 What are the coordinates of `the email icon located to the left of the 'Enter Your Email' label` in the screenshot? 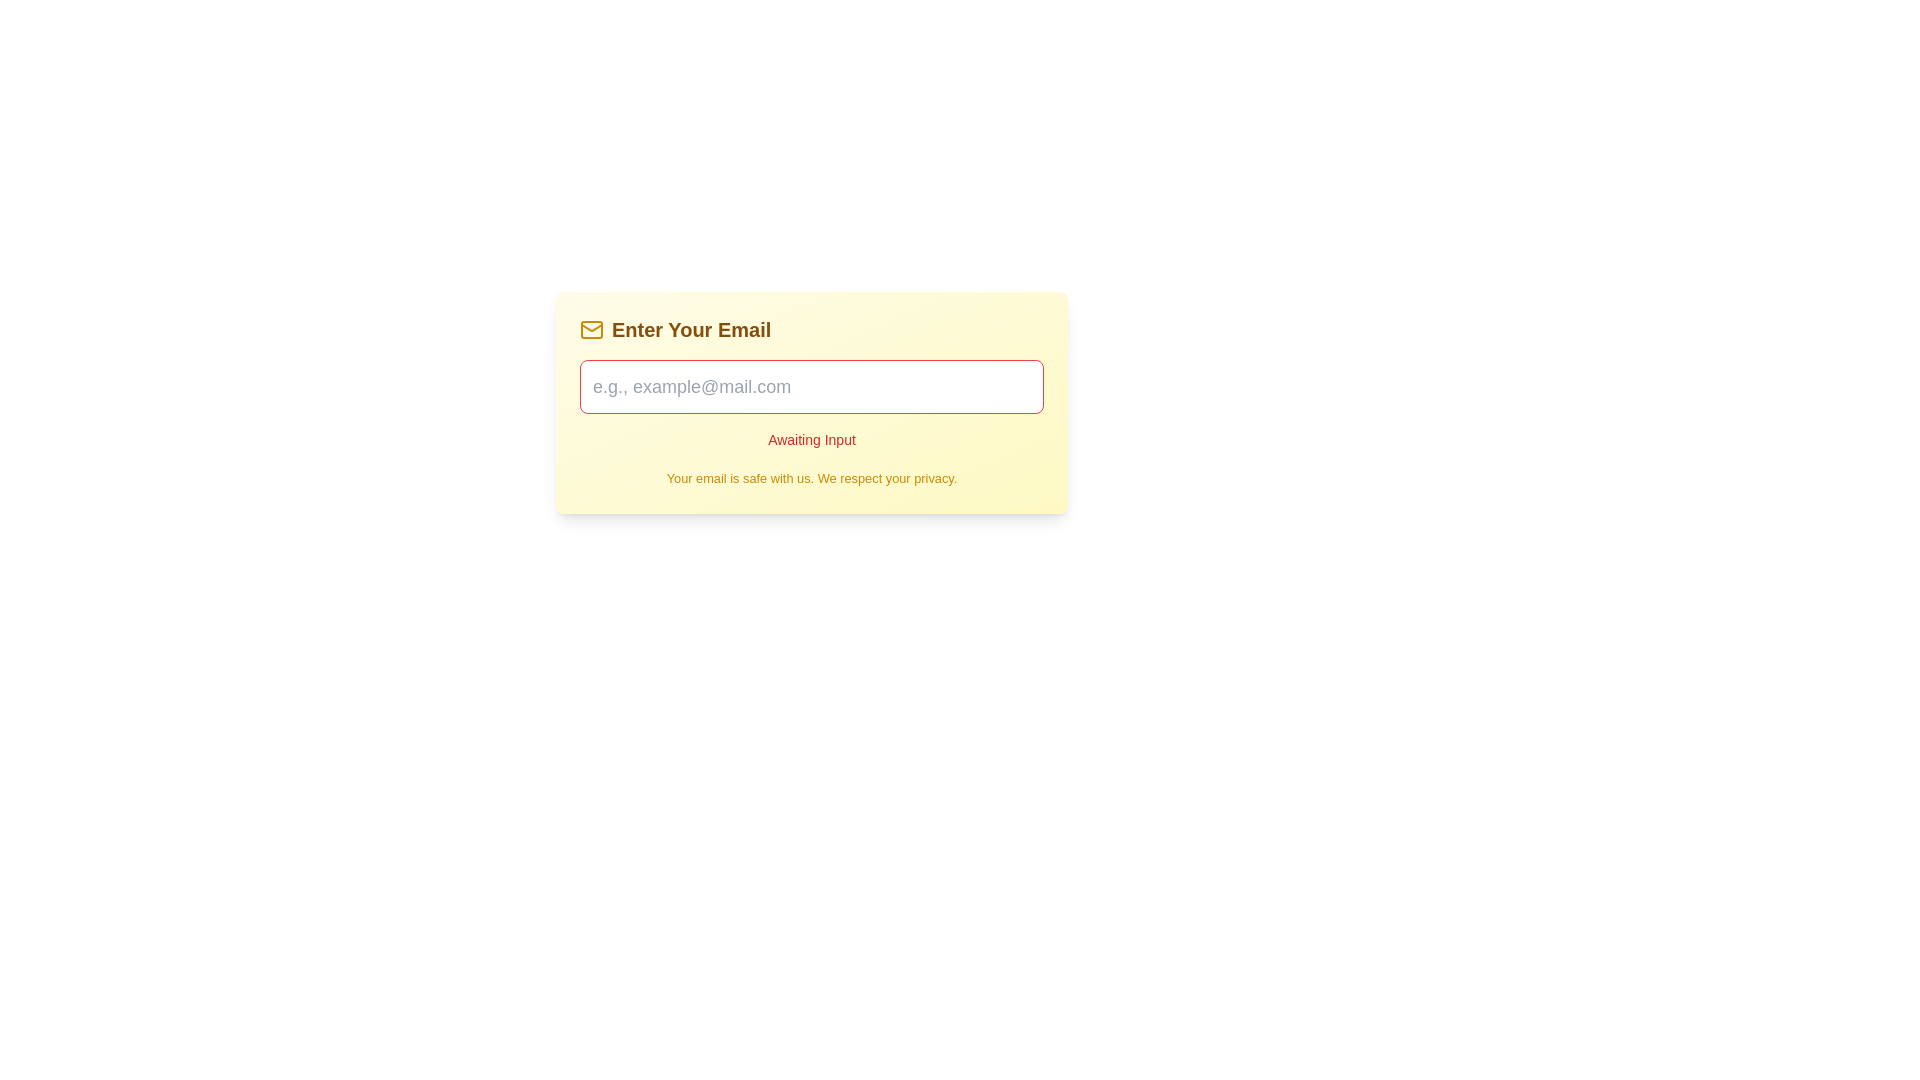 It's located at (590, 329).